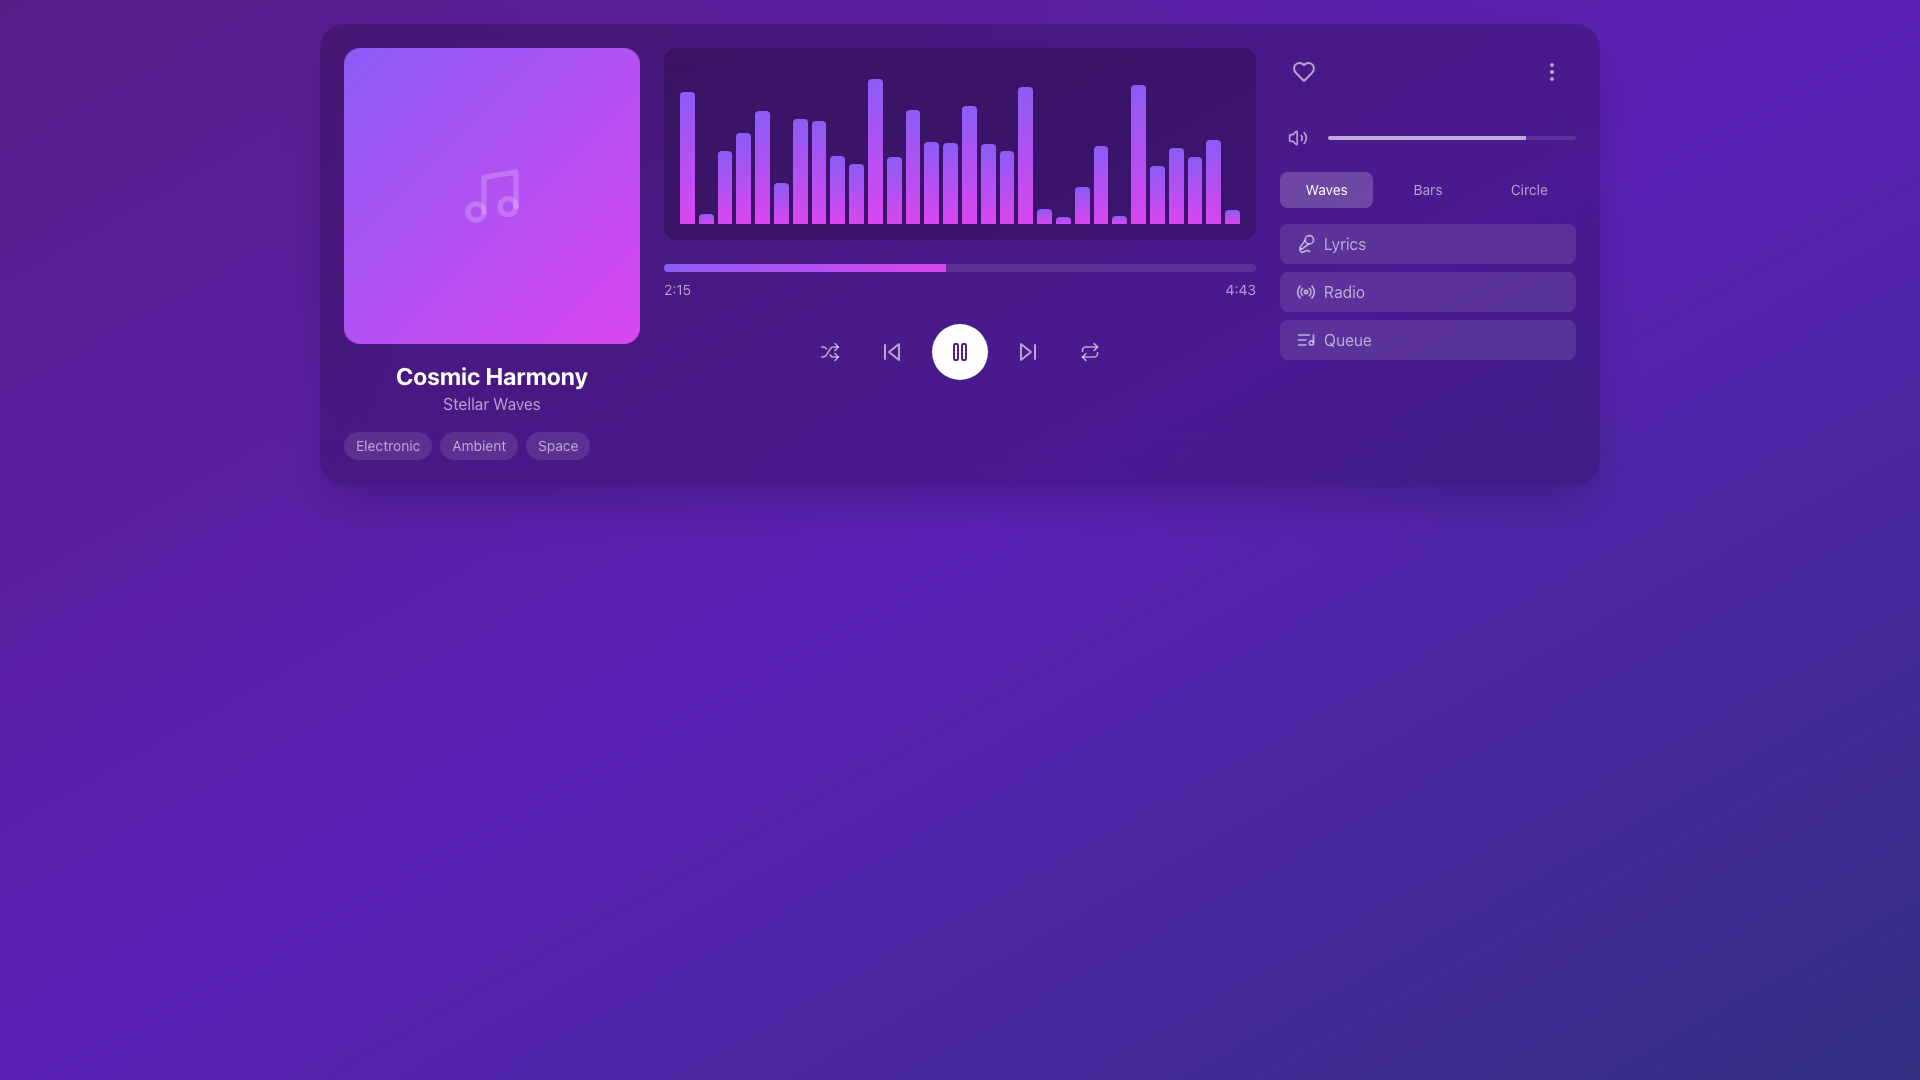  Describe the element at coordinates (1157, 194) in the screenshot. I see `visual representation of the 26th bar in the bar chart, which is a vertically rectangular bar with a gradient from fuchsia to violet and rounded corners at the top` at that location.